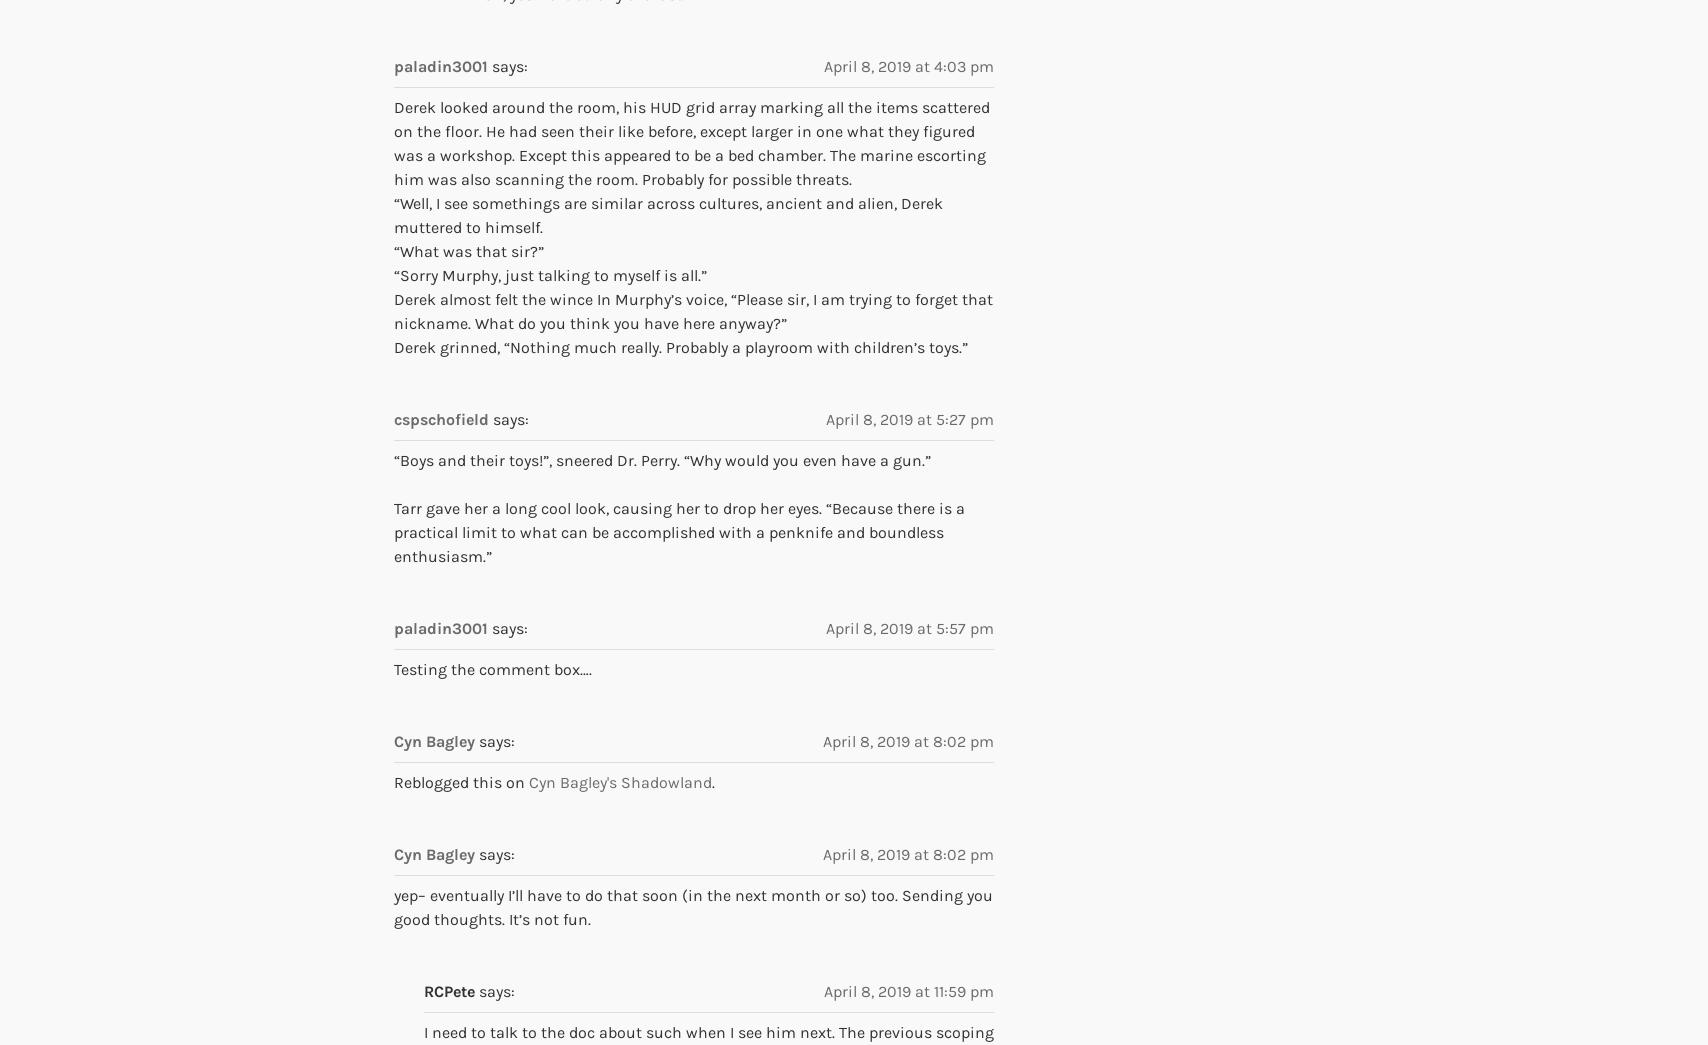 This screenshot has height=1045, width=1708. I want to click on 'RCPete', so click(449, 990).